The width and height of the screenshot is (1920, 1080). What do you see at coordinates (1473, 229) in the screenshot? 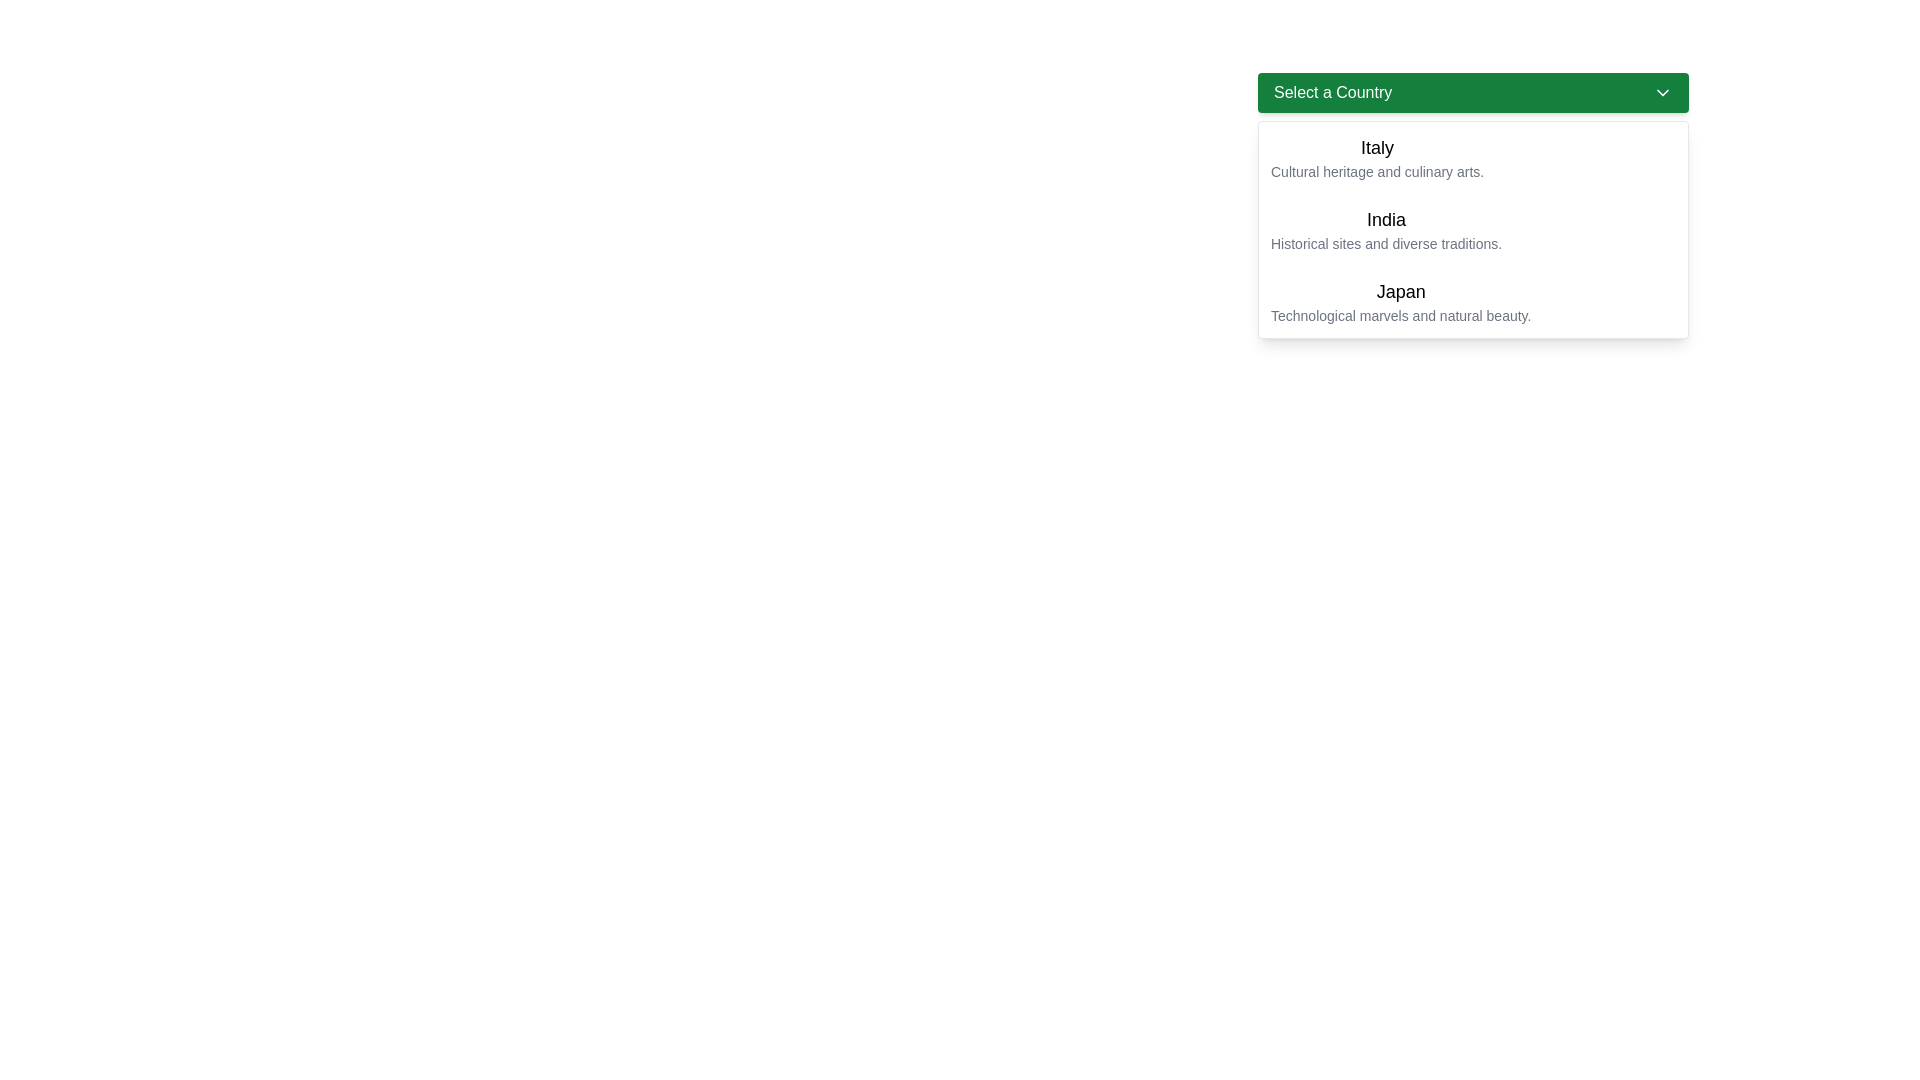
I see `the dropdown menu item displaying 'India'` at bounding box center [1473, 229].